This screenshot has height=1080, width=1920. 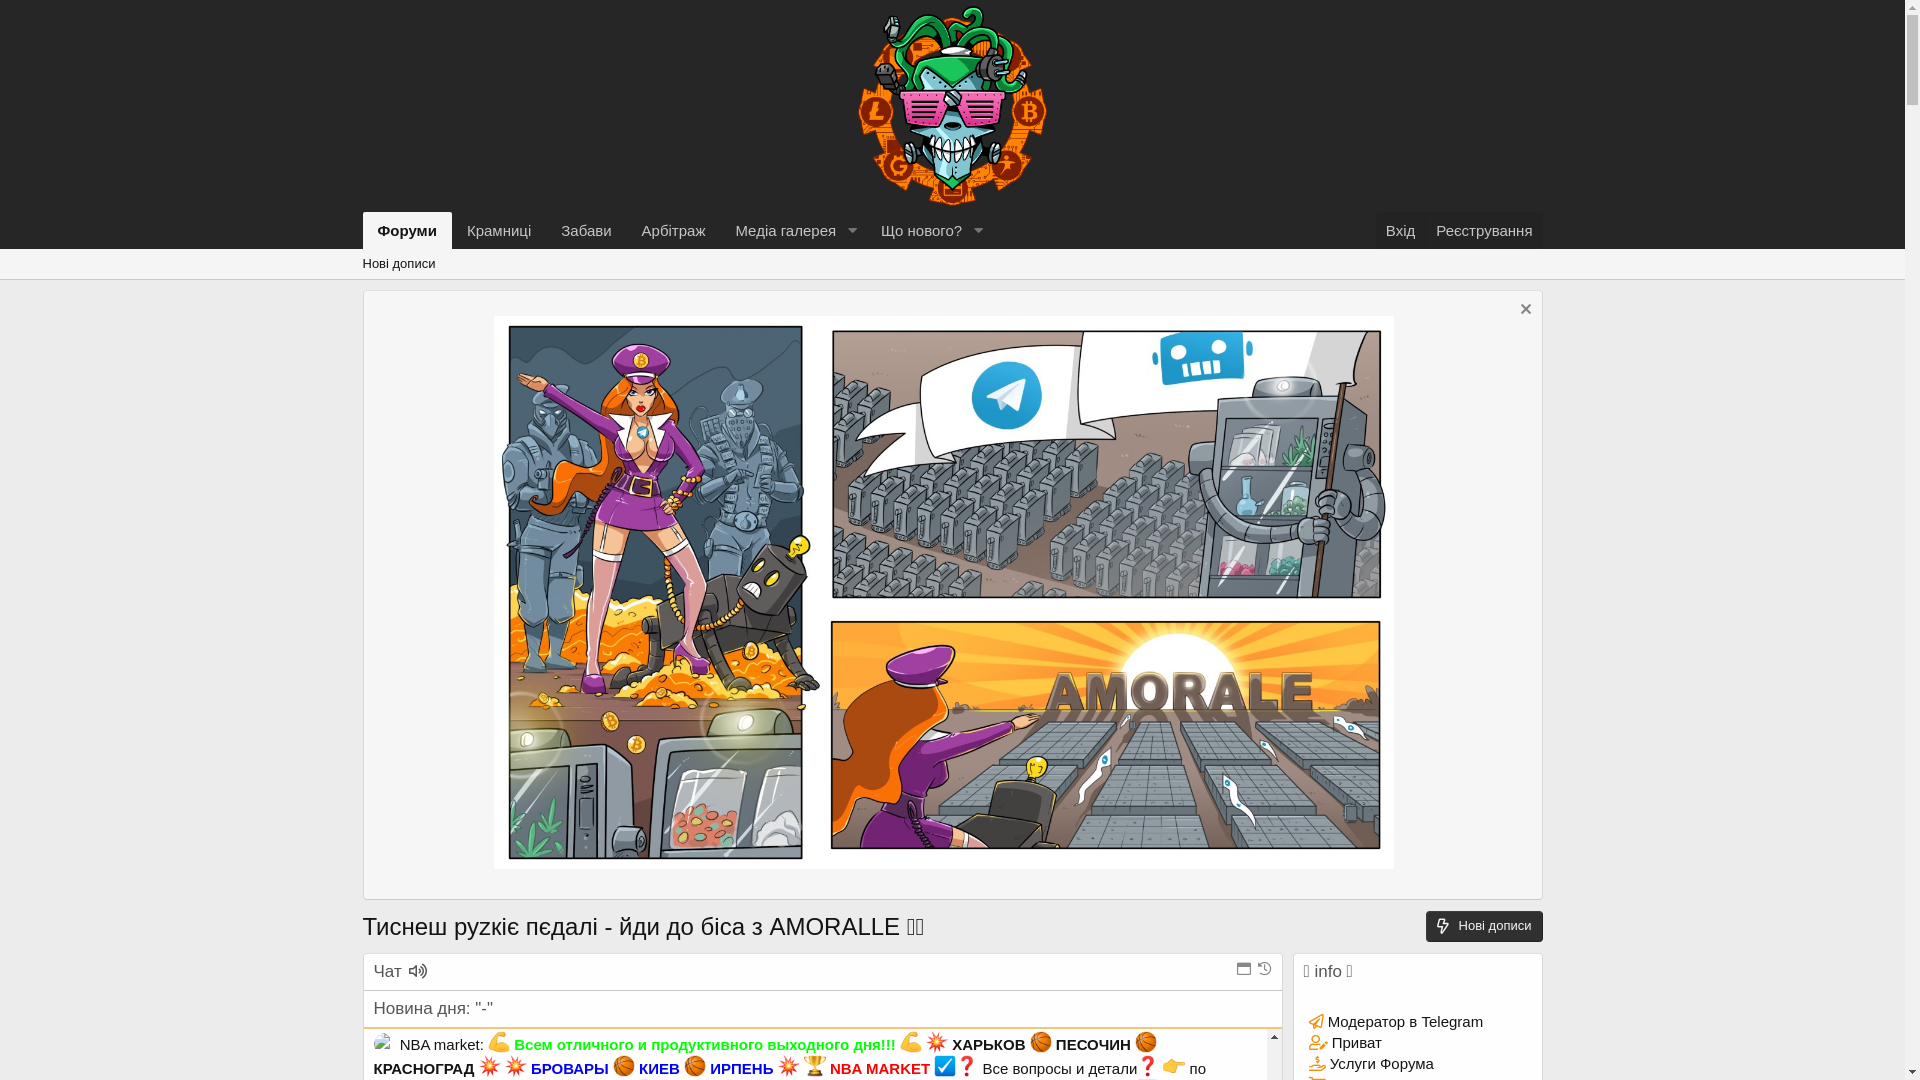 What do you see at coordinates (515, 1064) in the screenshot?
I see `'Collision    :boom:'` at bounding box center [515, 1064].